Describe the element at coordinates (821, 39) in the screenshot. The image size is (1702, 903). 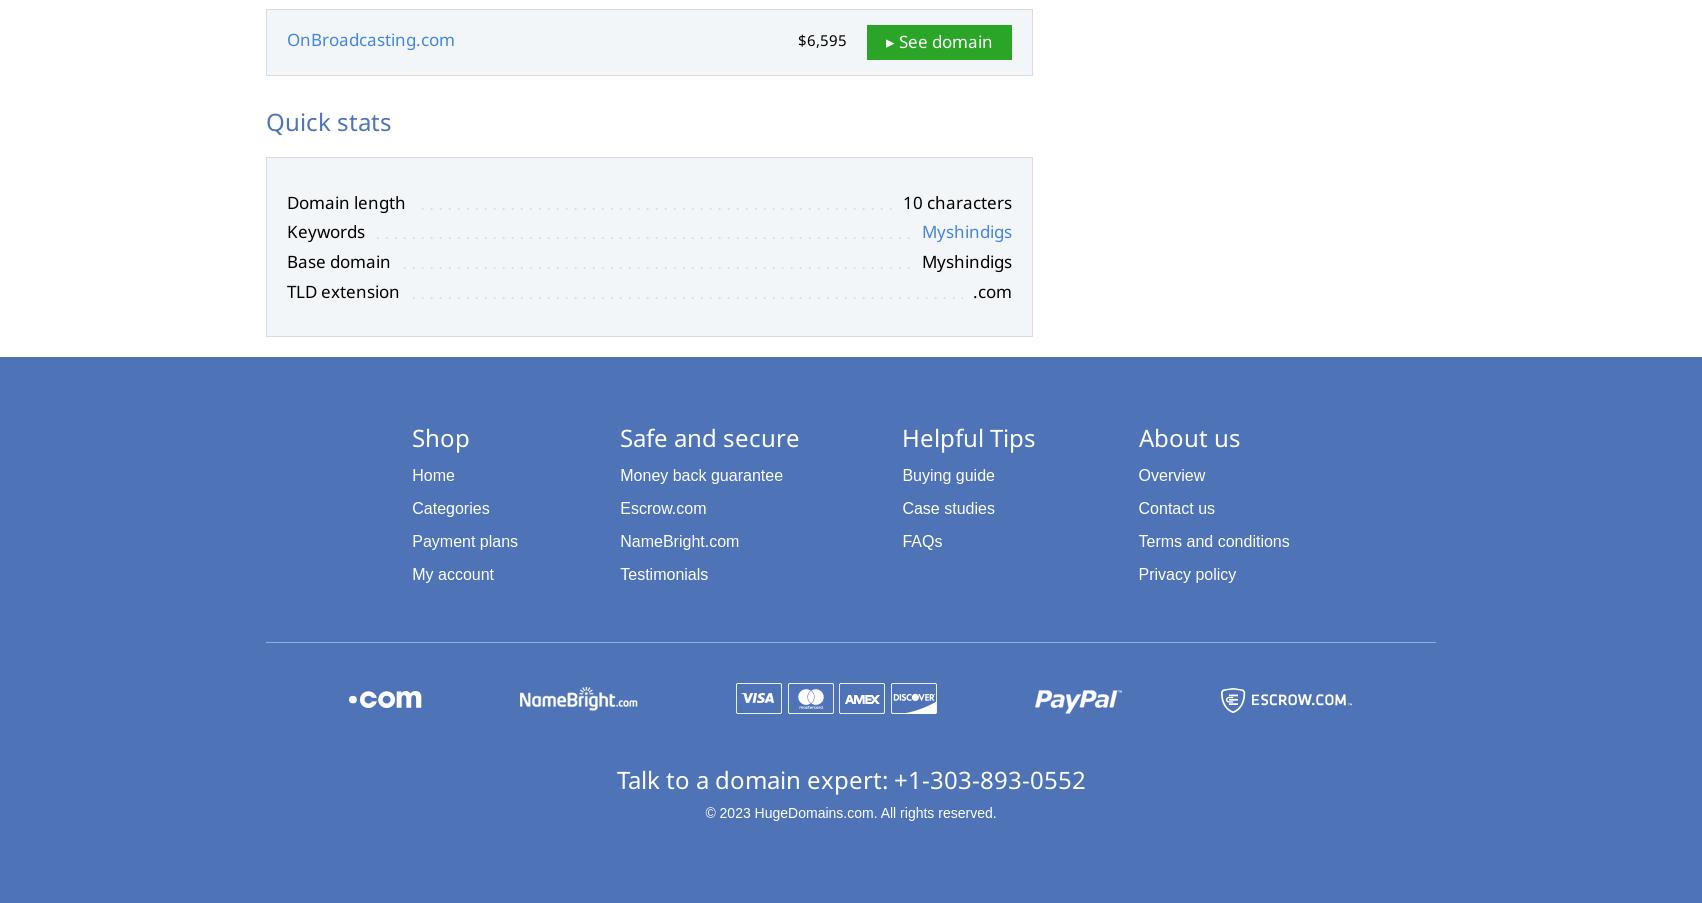
I see `'$6,595'` at that location.